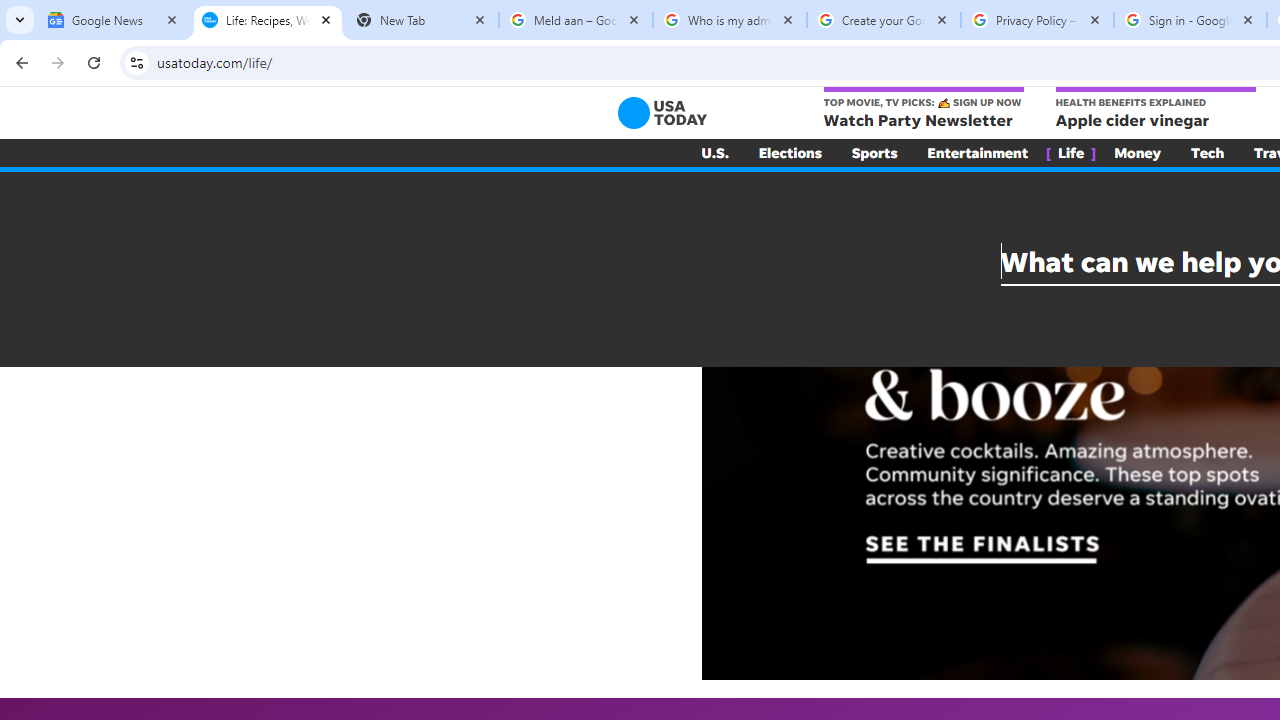  What do you see at coordinates (874, 152) in the screenshot?
I see `'Sports'` at bounding box center [874, 152].